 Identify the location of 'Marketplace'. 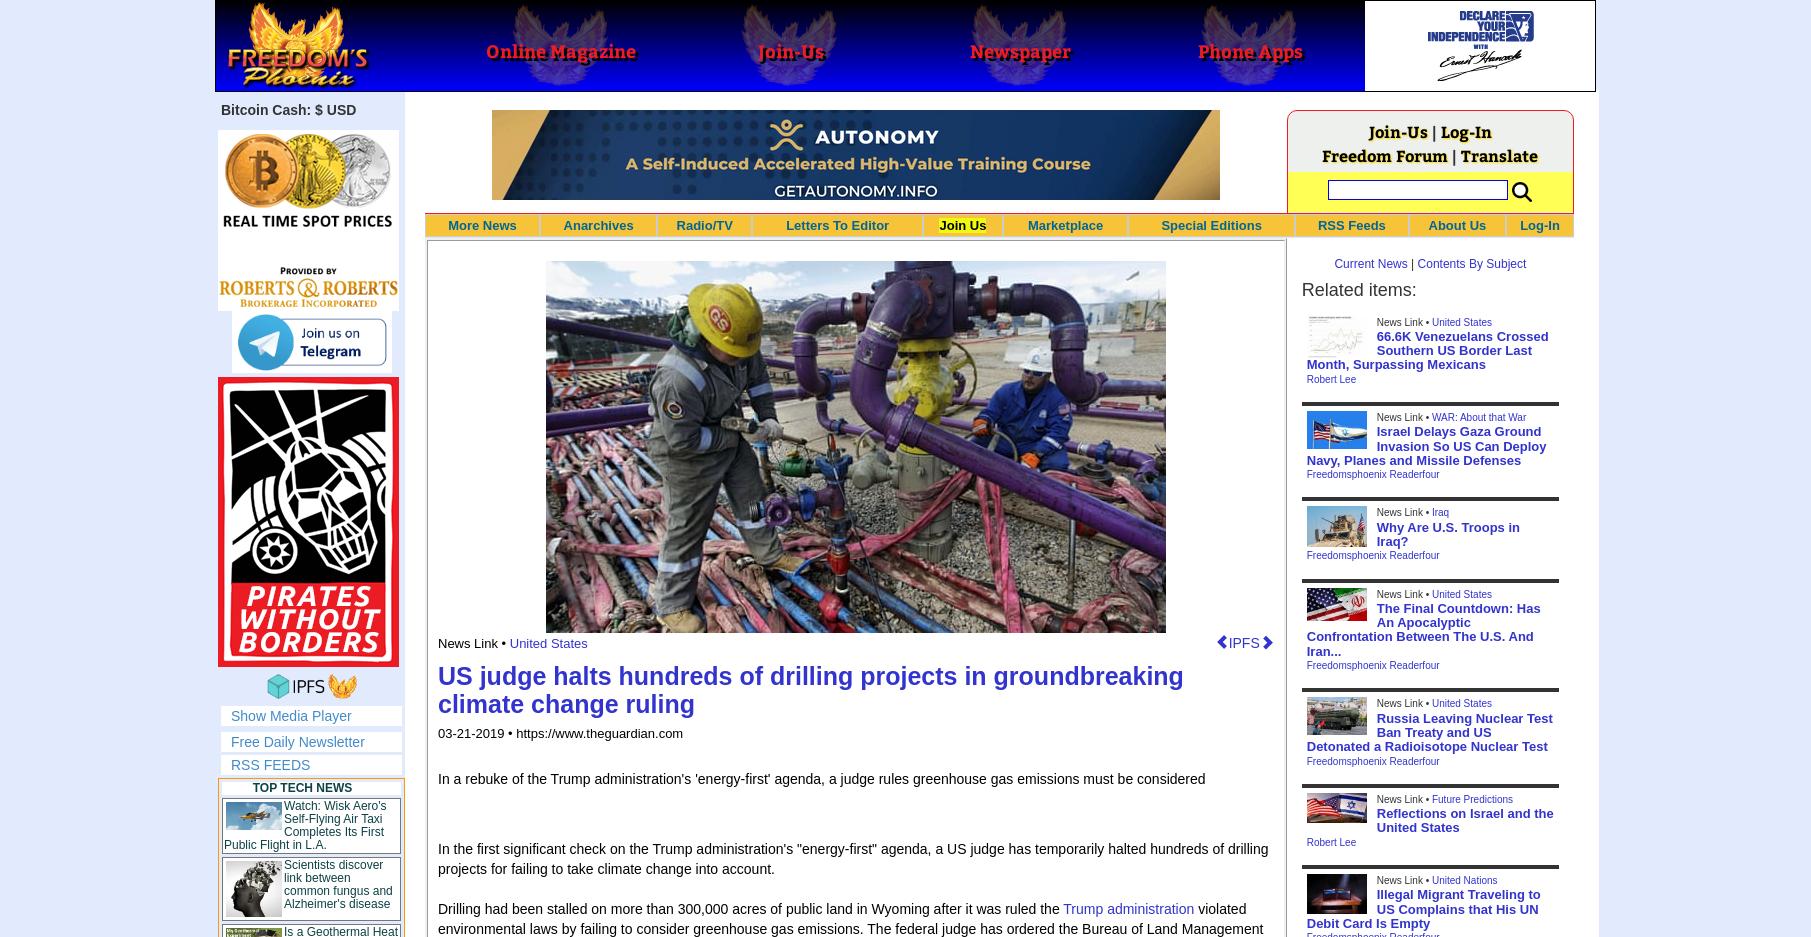
(1065, 224).